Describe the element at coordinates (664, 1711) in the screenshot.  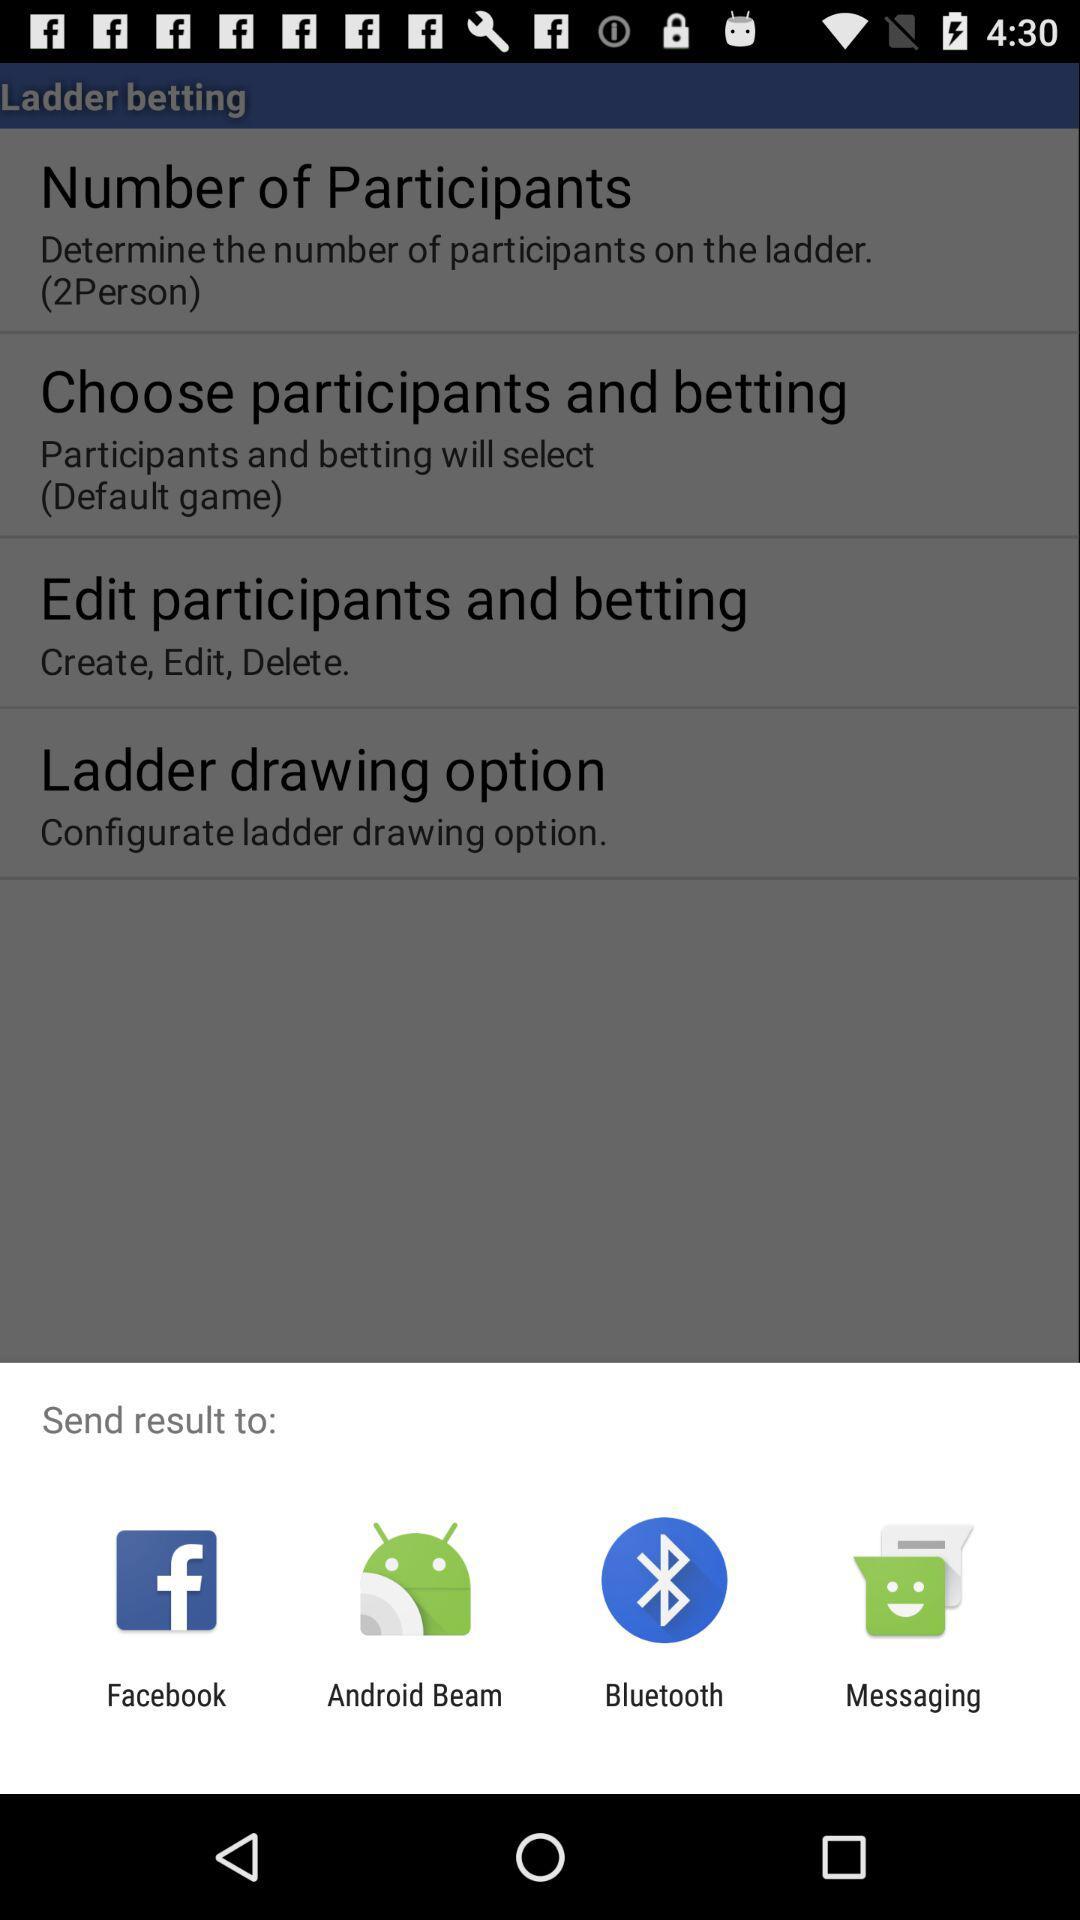
I see `the item to the left of the messaging item` at that location.